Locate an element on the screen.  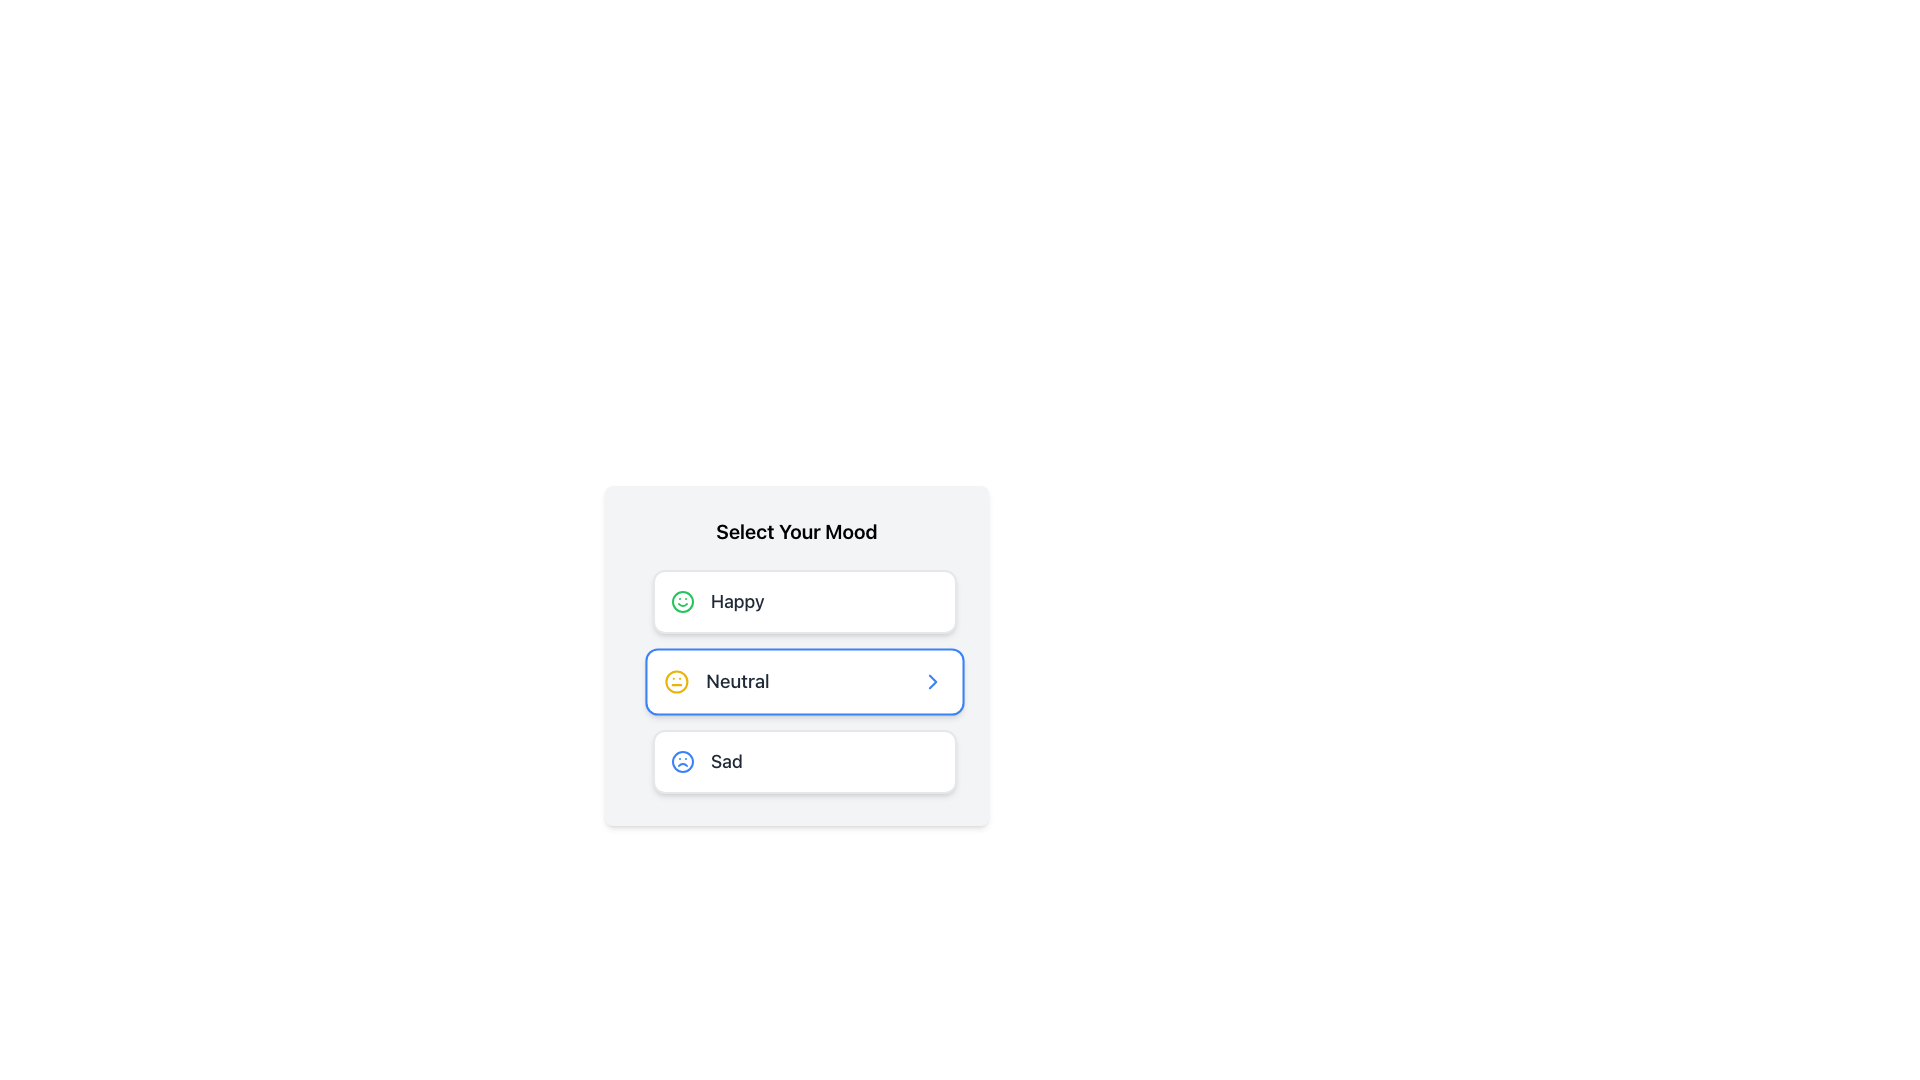
the 'Neutral' button is located at coordinates (805, 681).